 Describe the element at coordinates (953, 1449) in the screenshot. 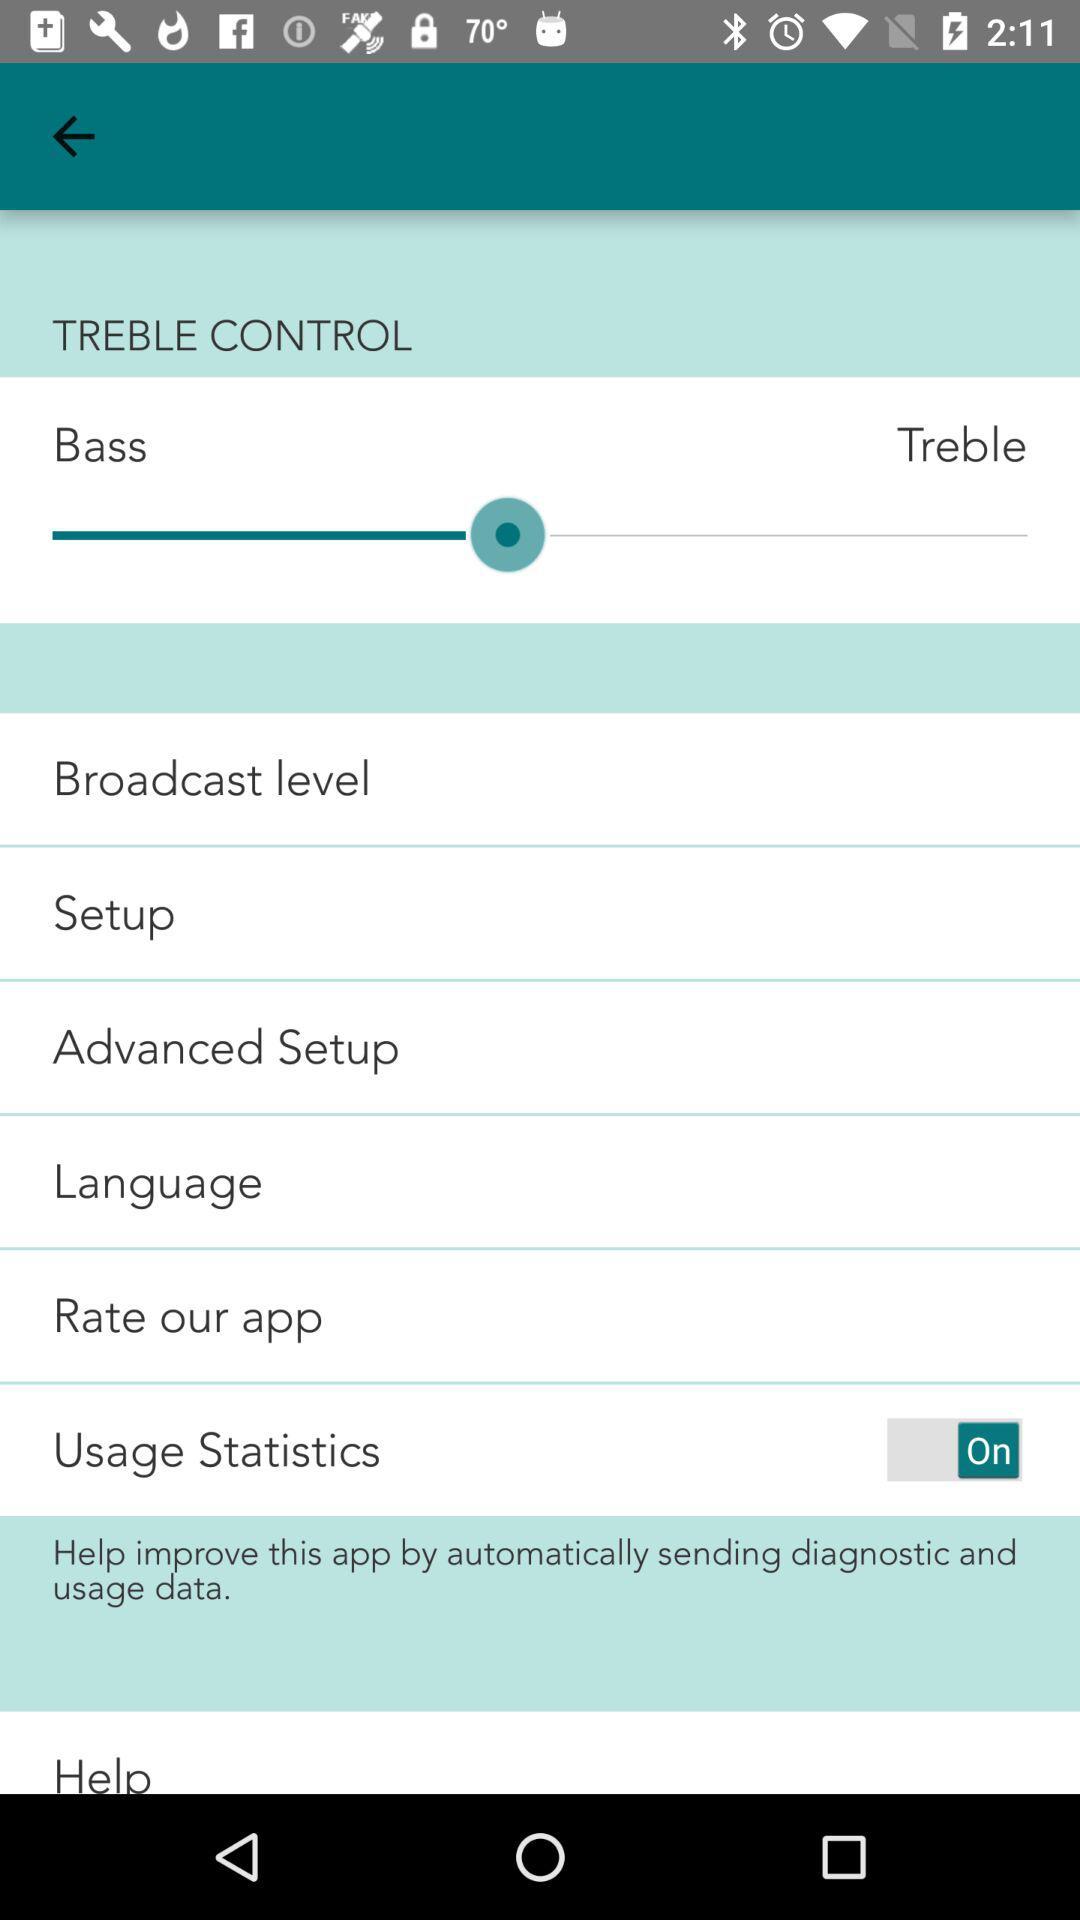

I see `sending data of usage statistics` at that location.